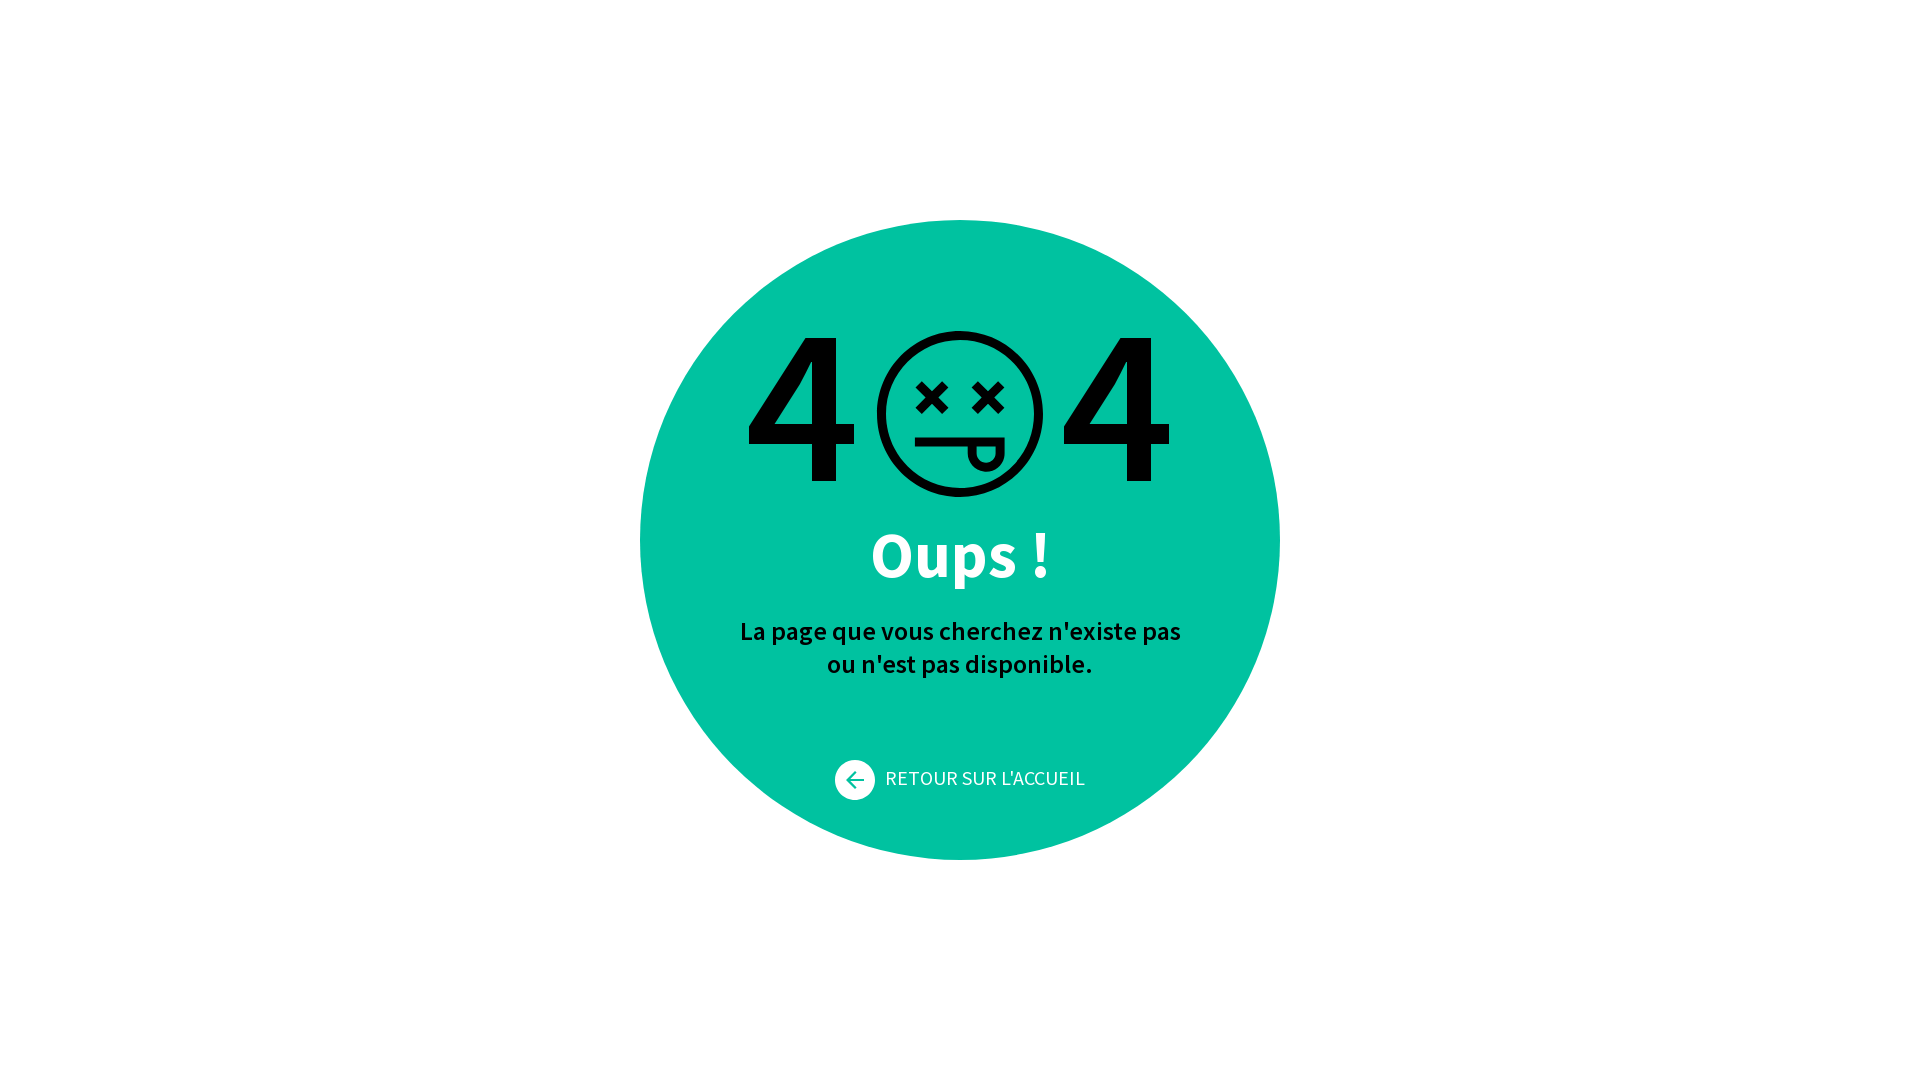  I want to click on 'RETOUR SUR L'ACCUEIL', so click(960, 776).